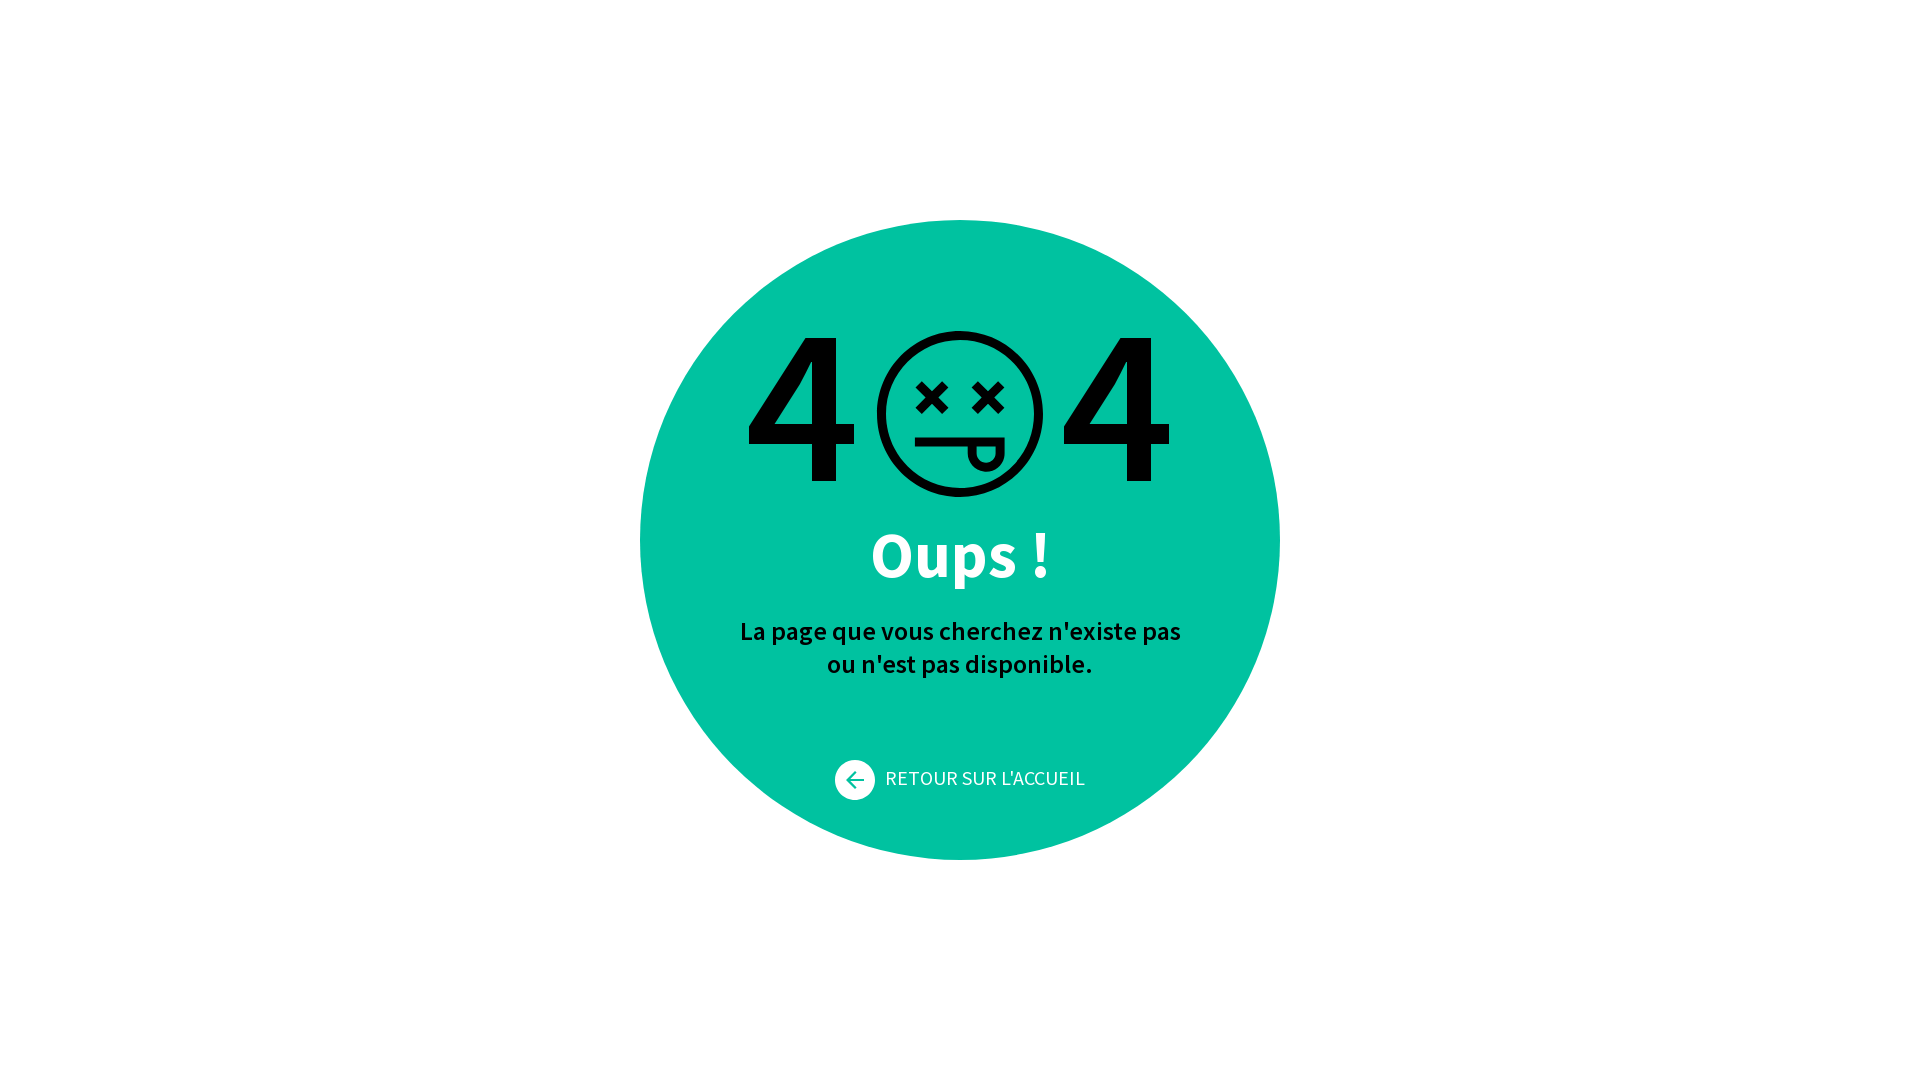  I want to click on 'RETOUR SUR L'ACCUEIL', so click(960, 776).